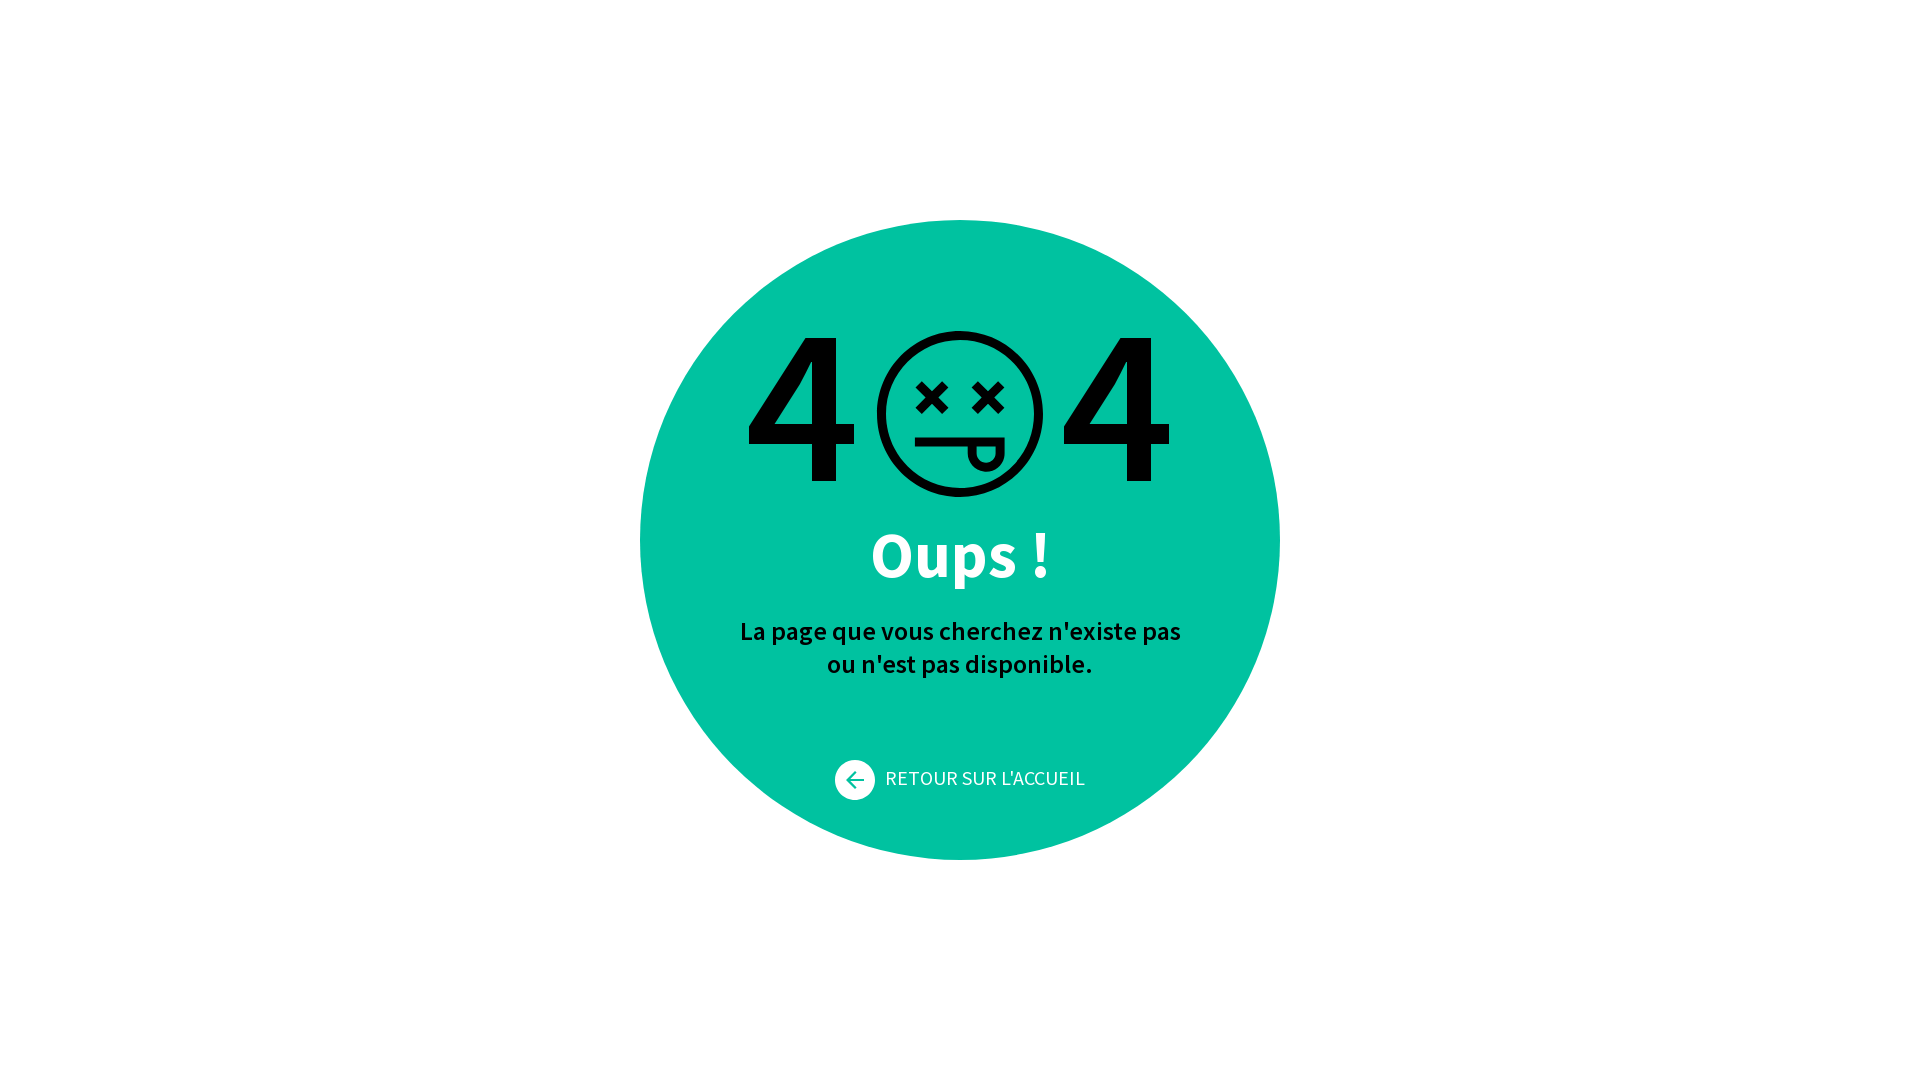  I want to click on 'RETOUR SUR L'ACCUEIL', so click(960, 776).